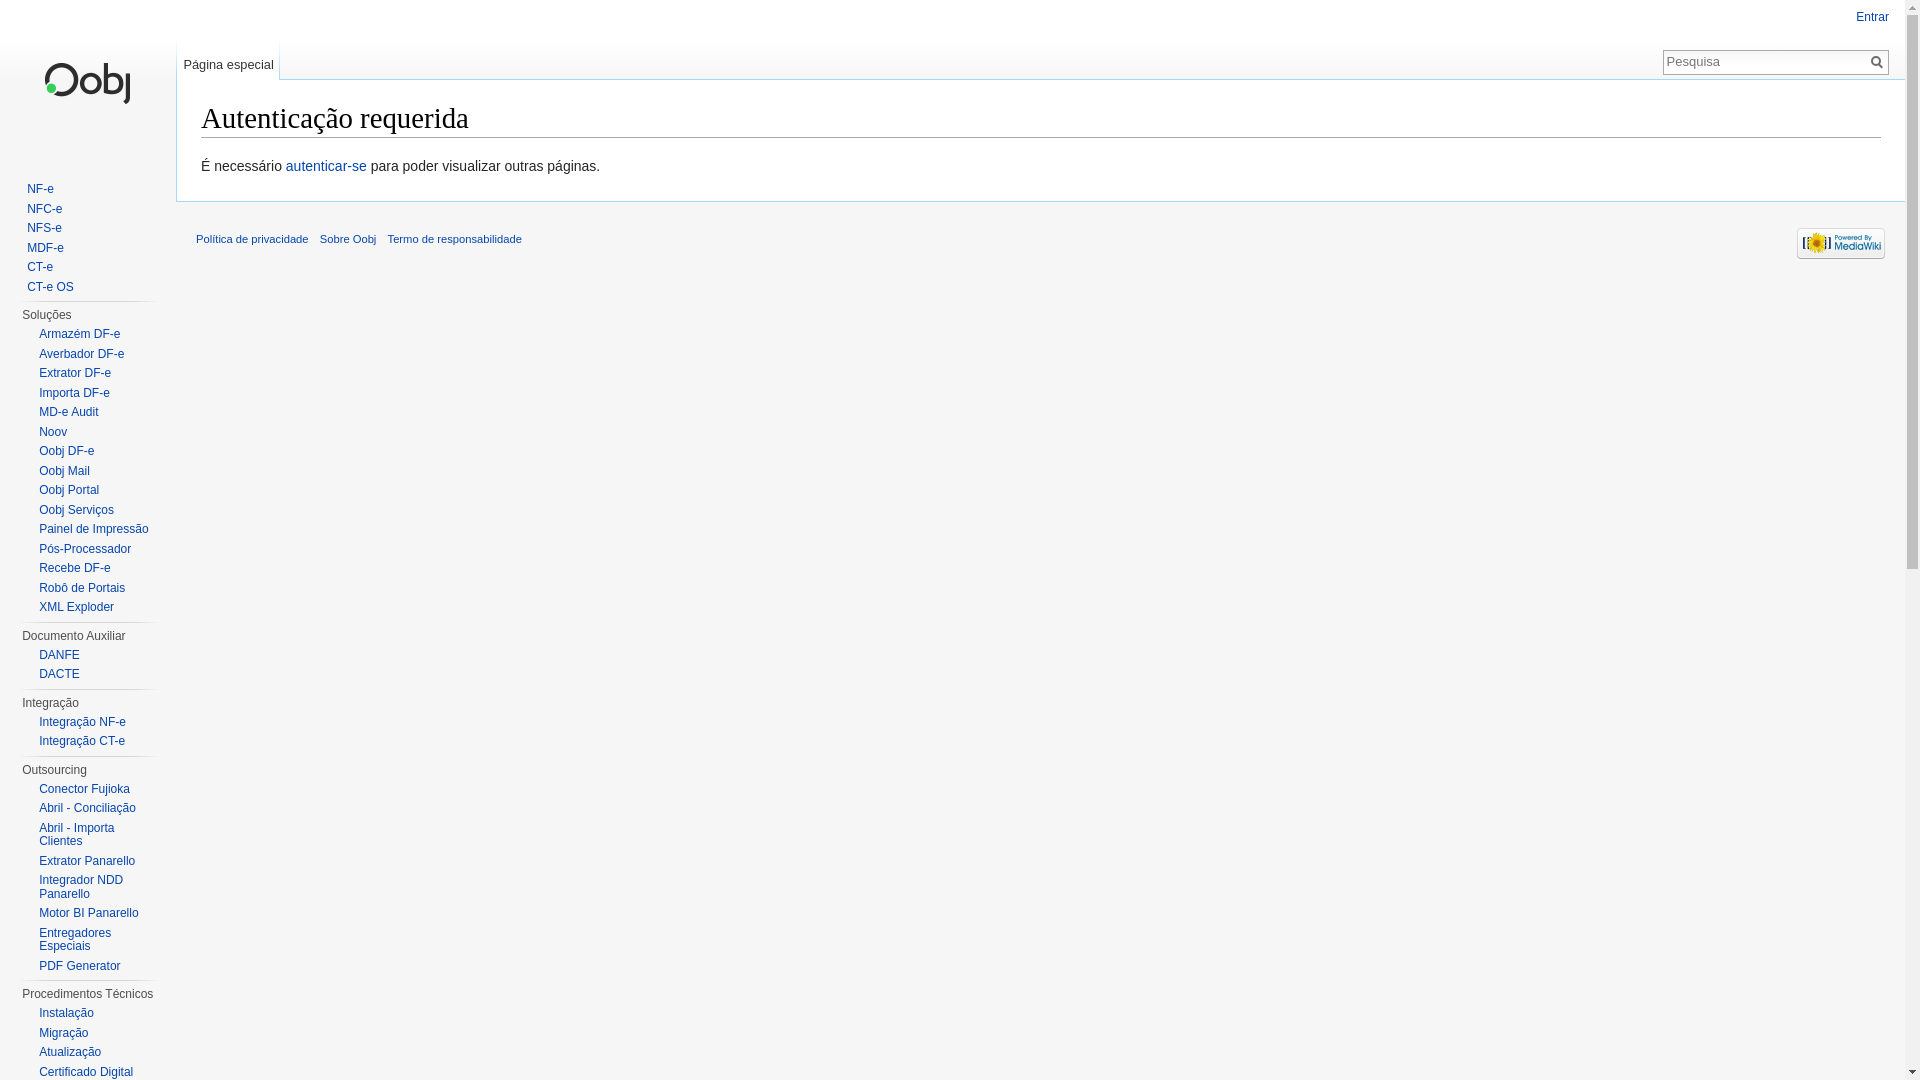 The width and height of the screenshot is (1920, 1080). Describe the element at coordinates (27, 265) in the screenshot. I see `'CT-e'` at that location.